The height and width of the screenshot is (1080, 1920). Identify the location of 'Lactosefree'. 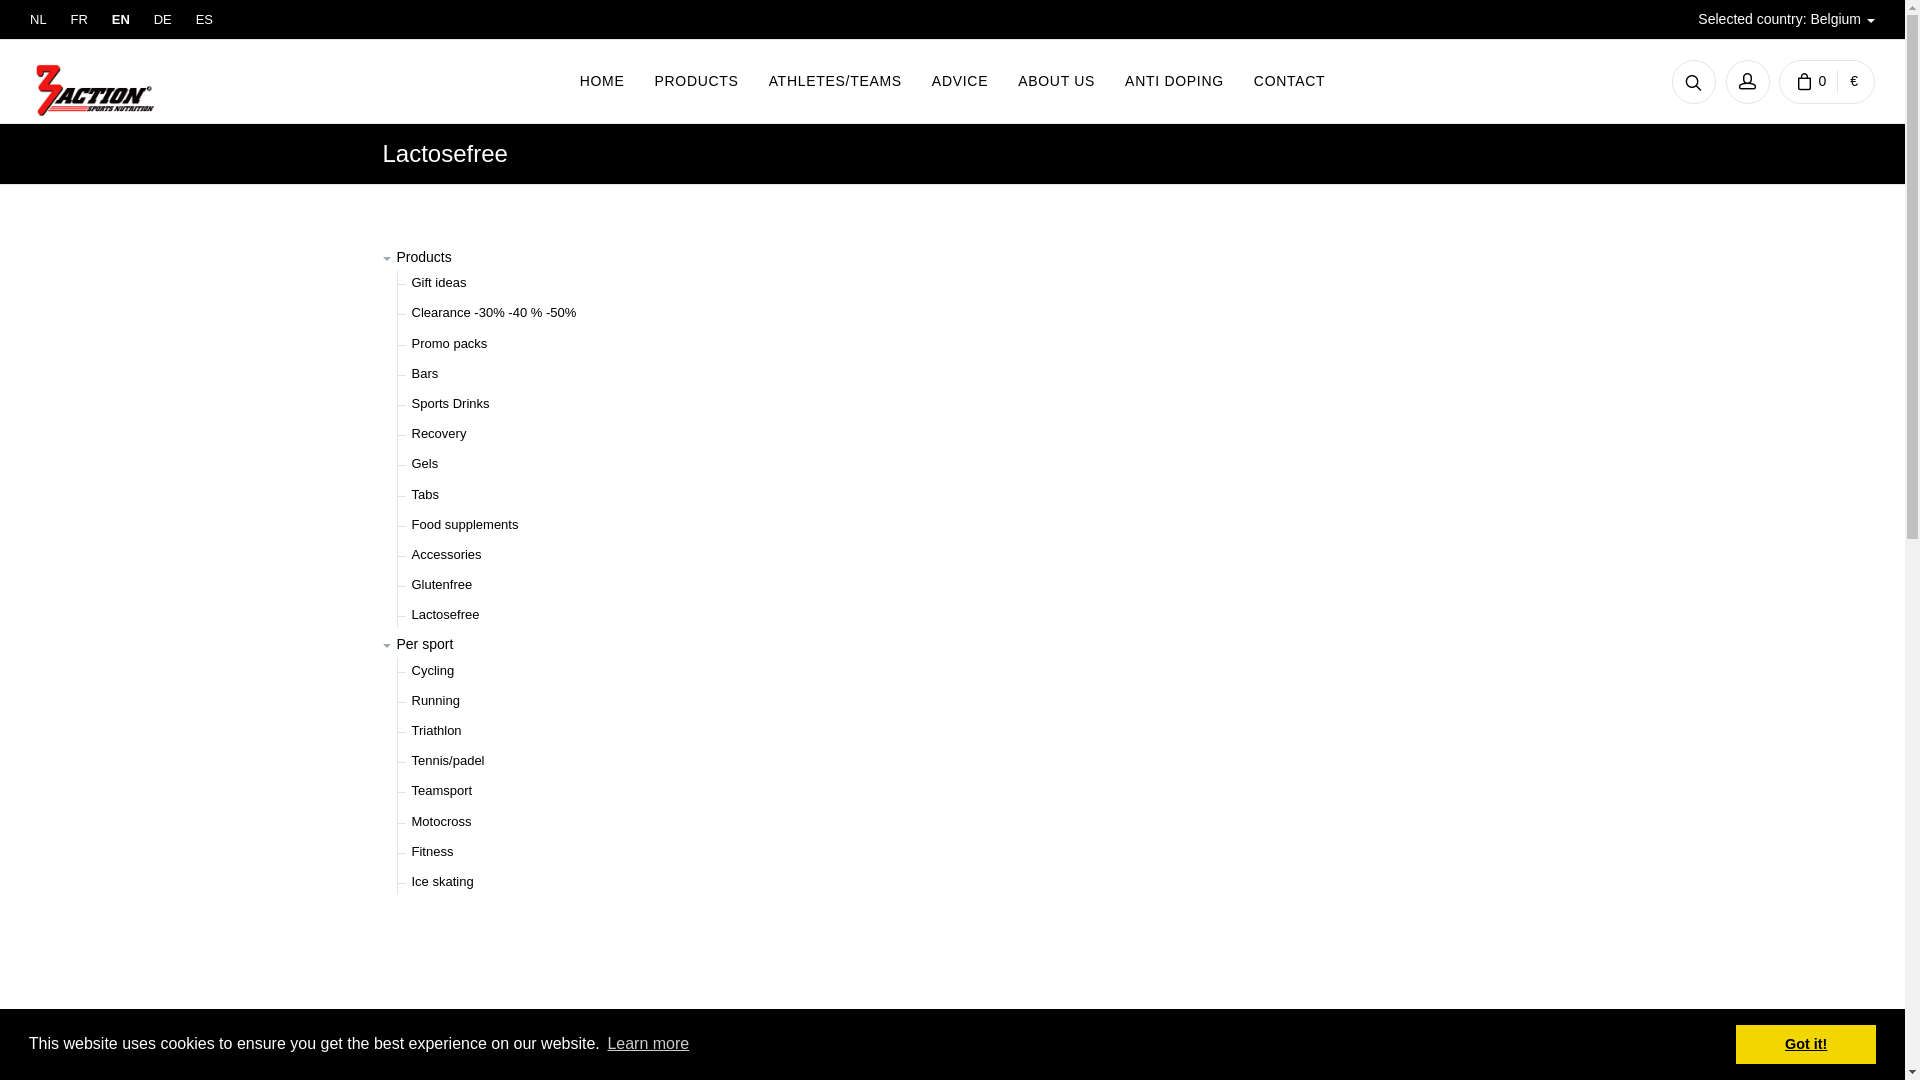
(445, 613).